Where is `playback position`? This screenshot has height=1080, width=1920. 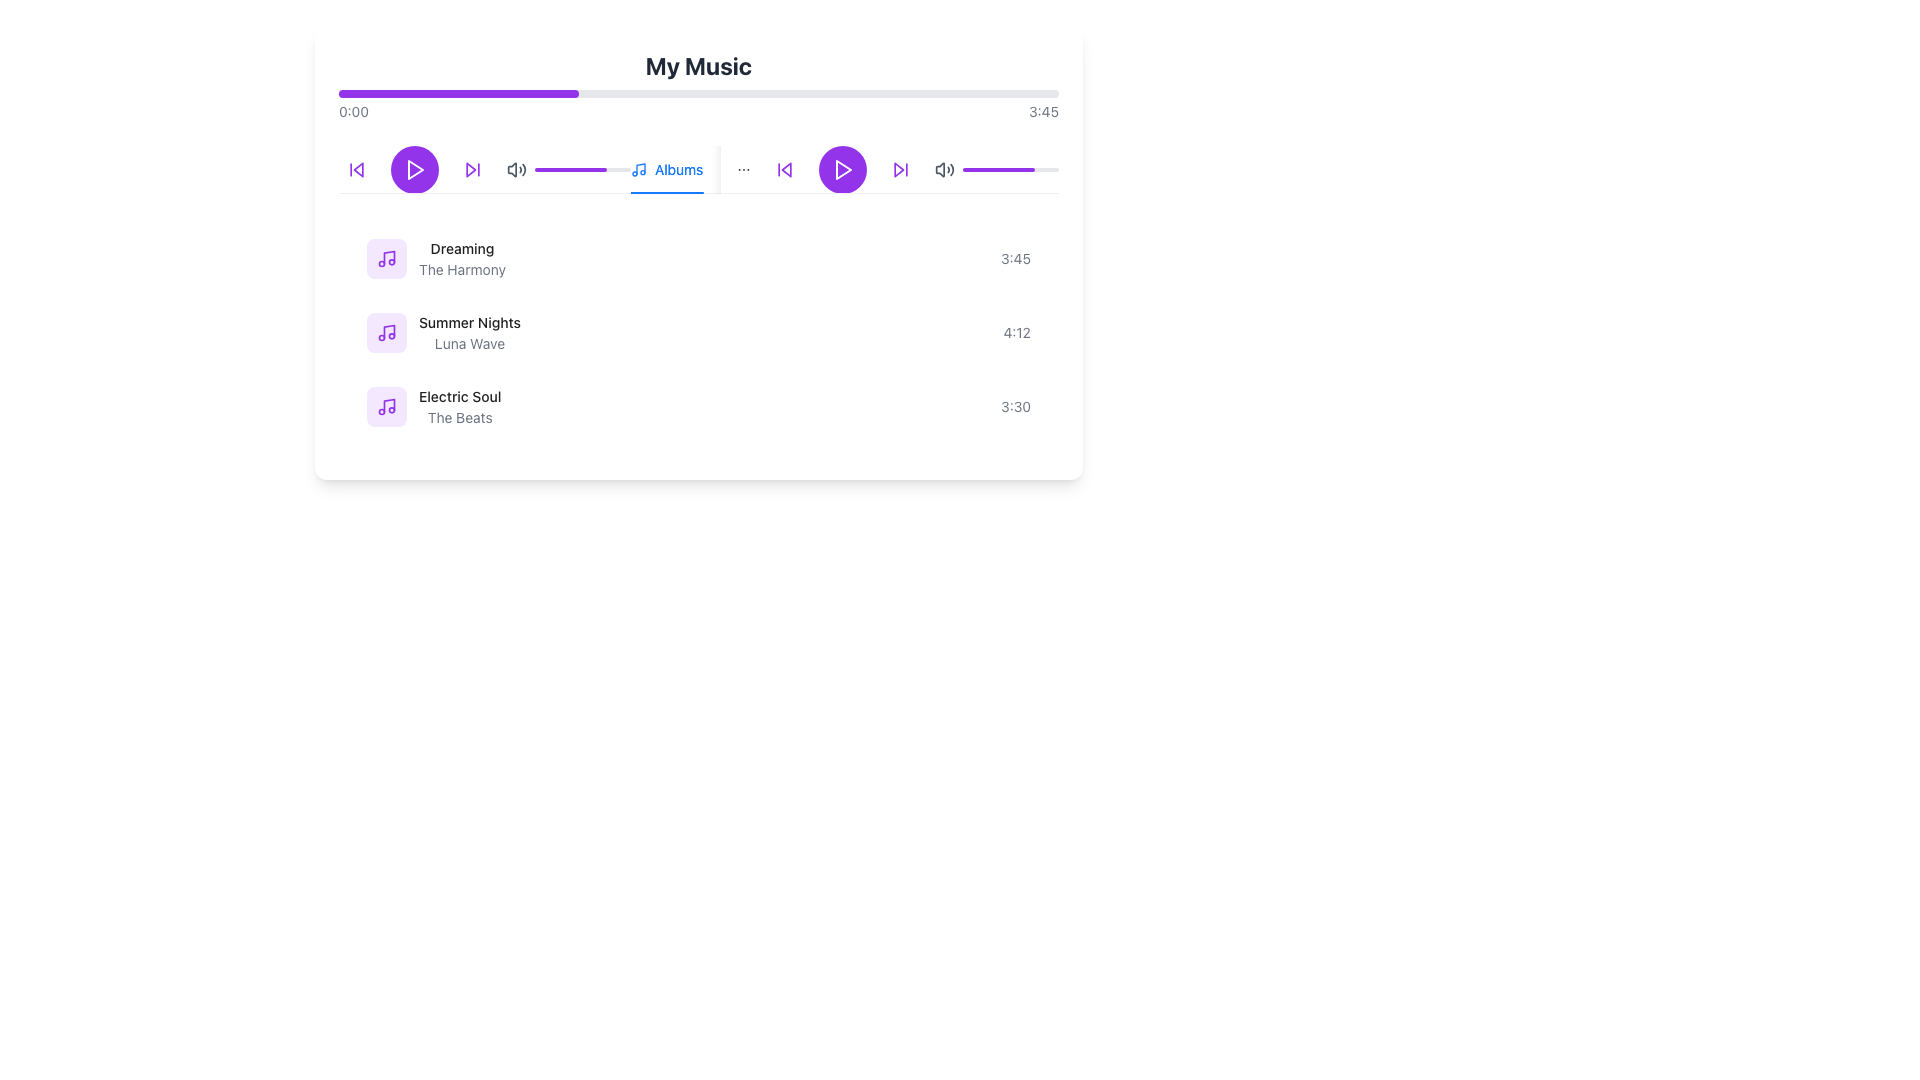
playback position is located at coordinates (574, 168).